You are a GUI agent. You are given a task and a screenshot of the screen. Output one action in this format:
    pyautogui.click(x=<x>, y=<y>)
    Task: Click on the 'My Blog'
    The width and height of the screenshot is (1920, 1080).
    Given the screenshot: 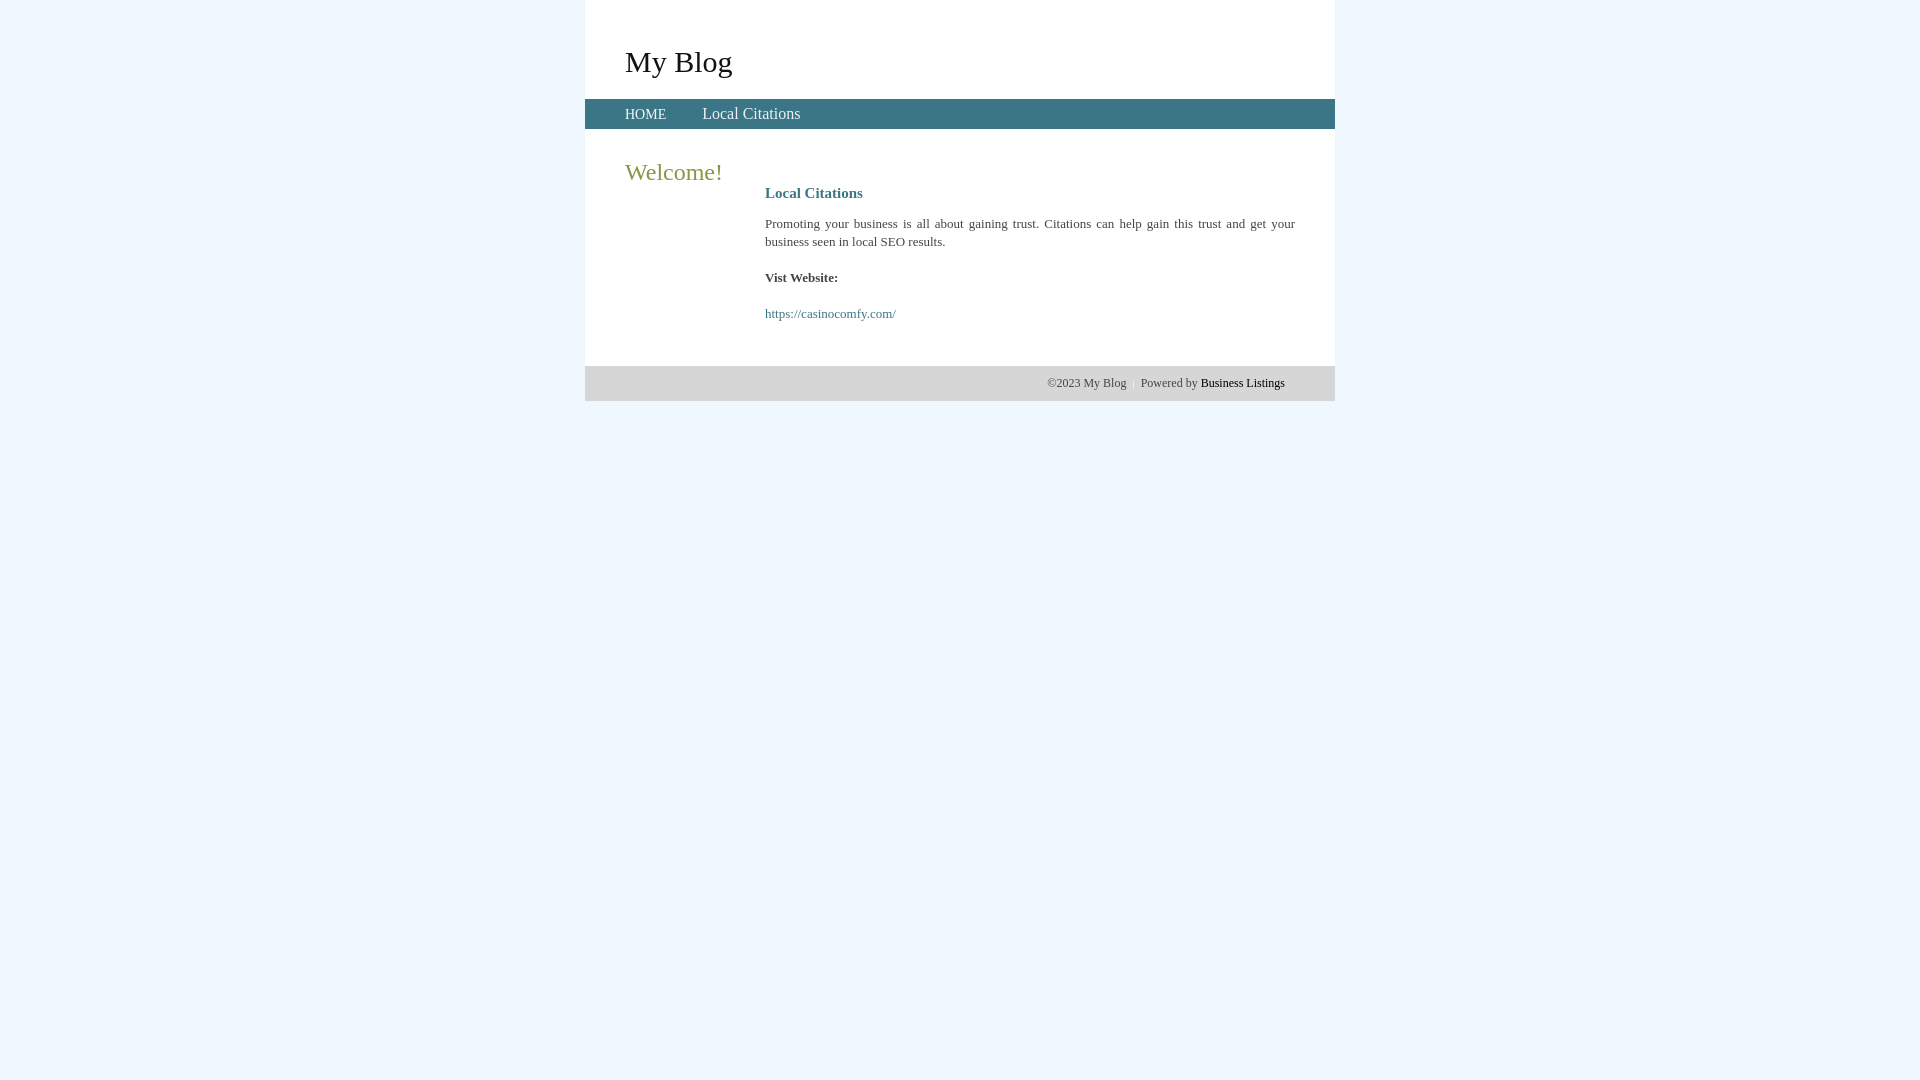 What is the action you would take?
    pyautogui.click(x=678, y=60)
    